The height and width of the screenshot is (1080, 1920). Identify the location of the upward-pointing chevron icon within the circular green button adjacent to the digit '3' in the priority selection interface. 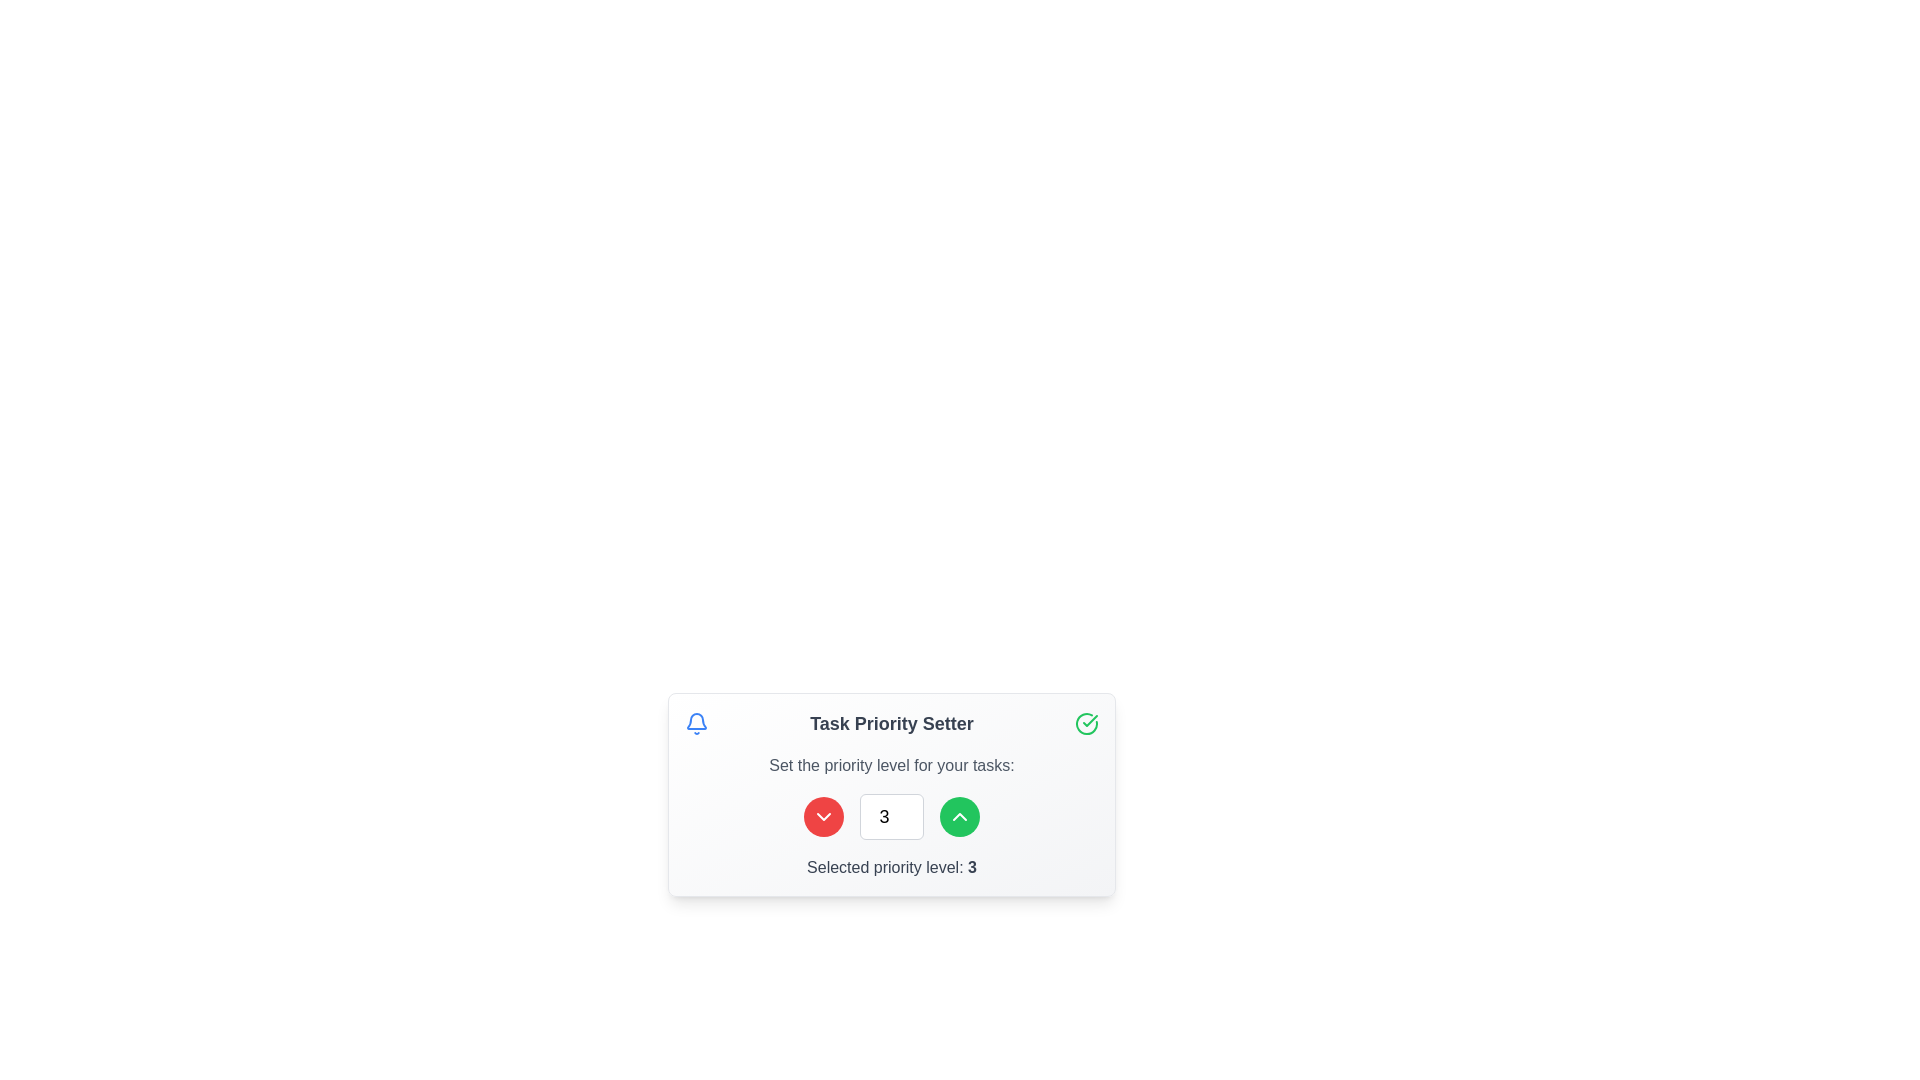
(960, 817).